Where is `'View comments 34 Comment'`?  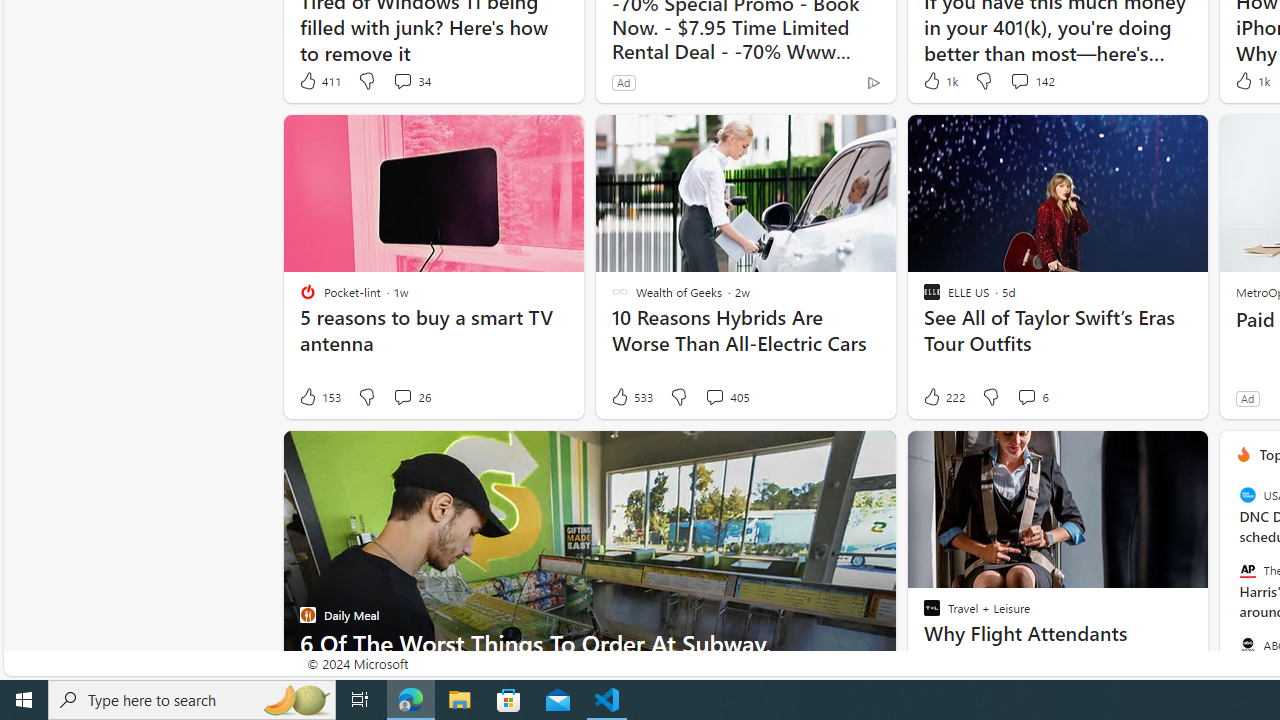
'View comments 34 Comment' is located at coordinates (410, 80).